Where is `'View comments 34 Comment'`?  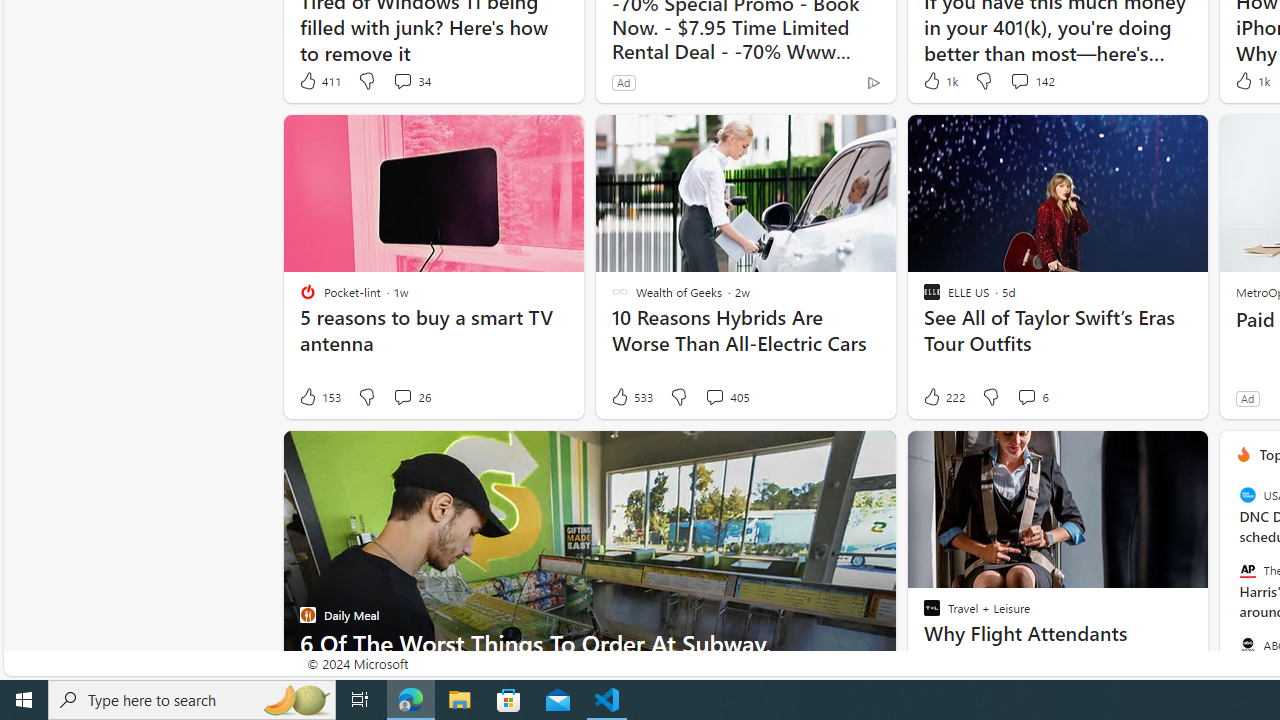
'View comments 34 Comment' is located at coordinates (410, 80).